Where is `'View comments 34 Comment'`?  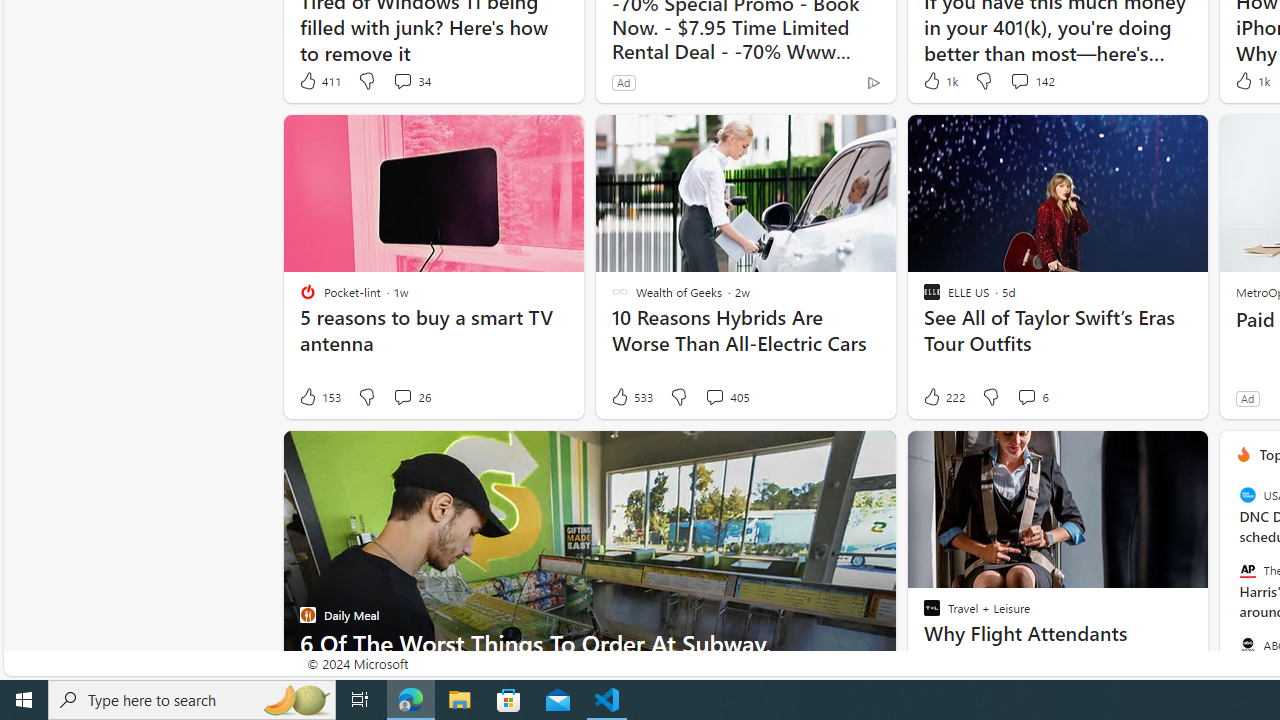
'View comments 34 Comment' is located at coordinates (410, 80).